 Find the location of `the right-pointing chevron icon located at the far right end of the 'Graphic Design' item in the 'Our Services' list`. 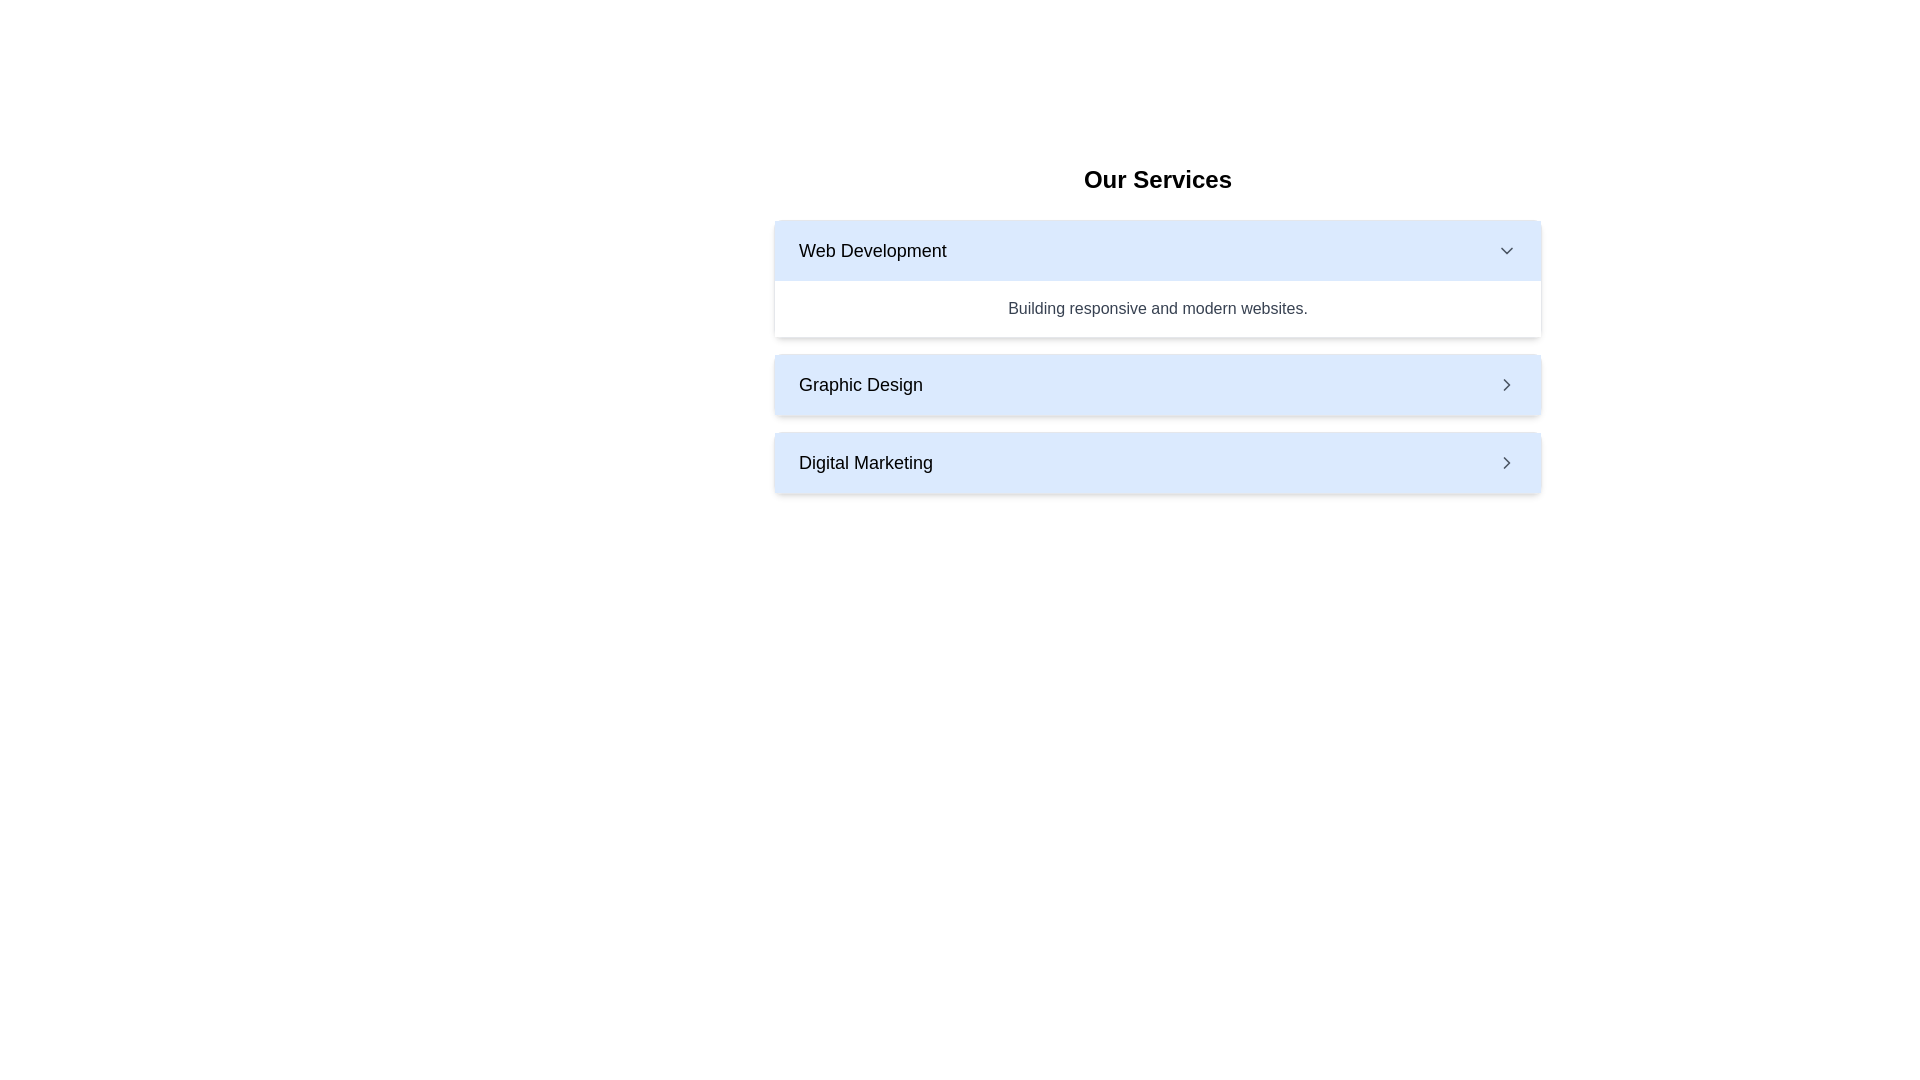

the right-pointing chevron icon located at the far right end of the 'Graphic Design' item in the 'Our Services' list is located at coordinates (1507, 385).